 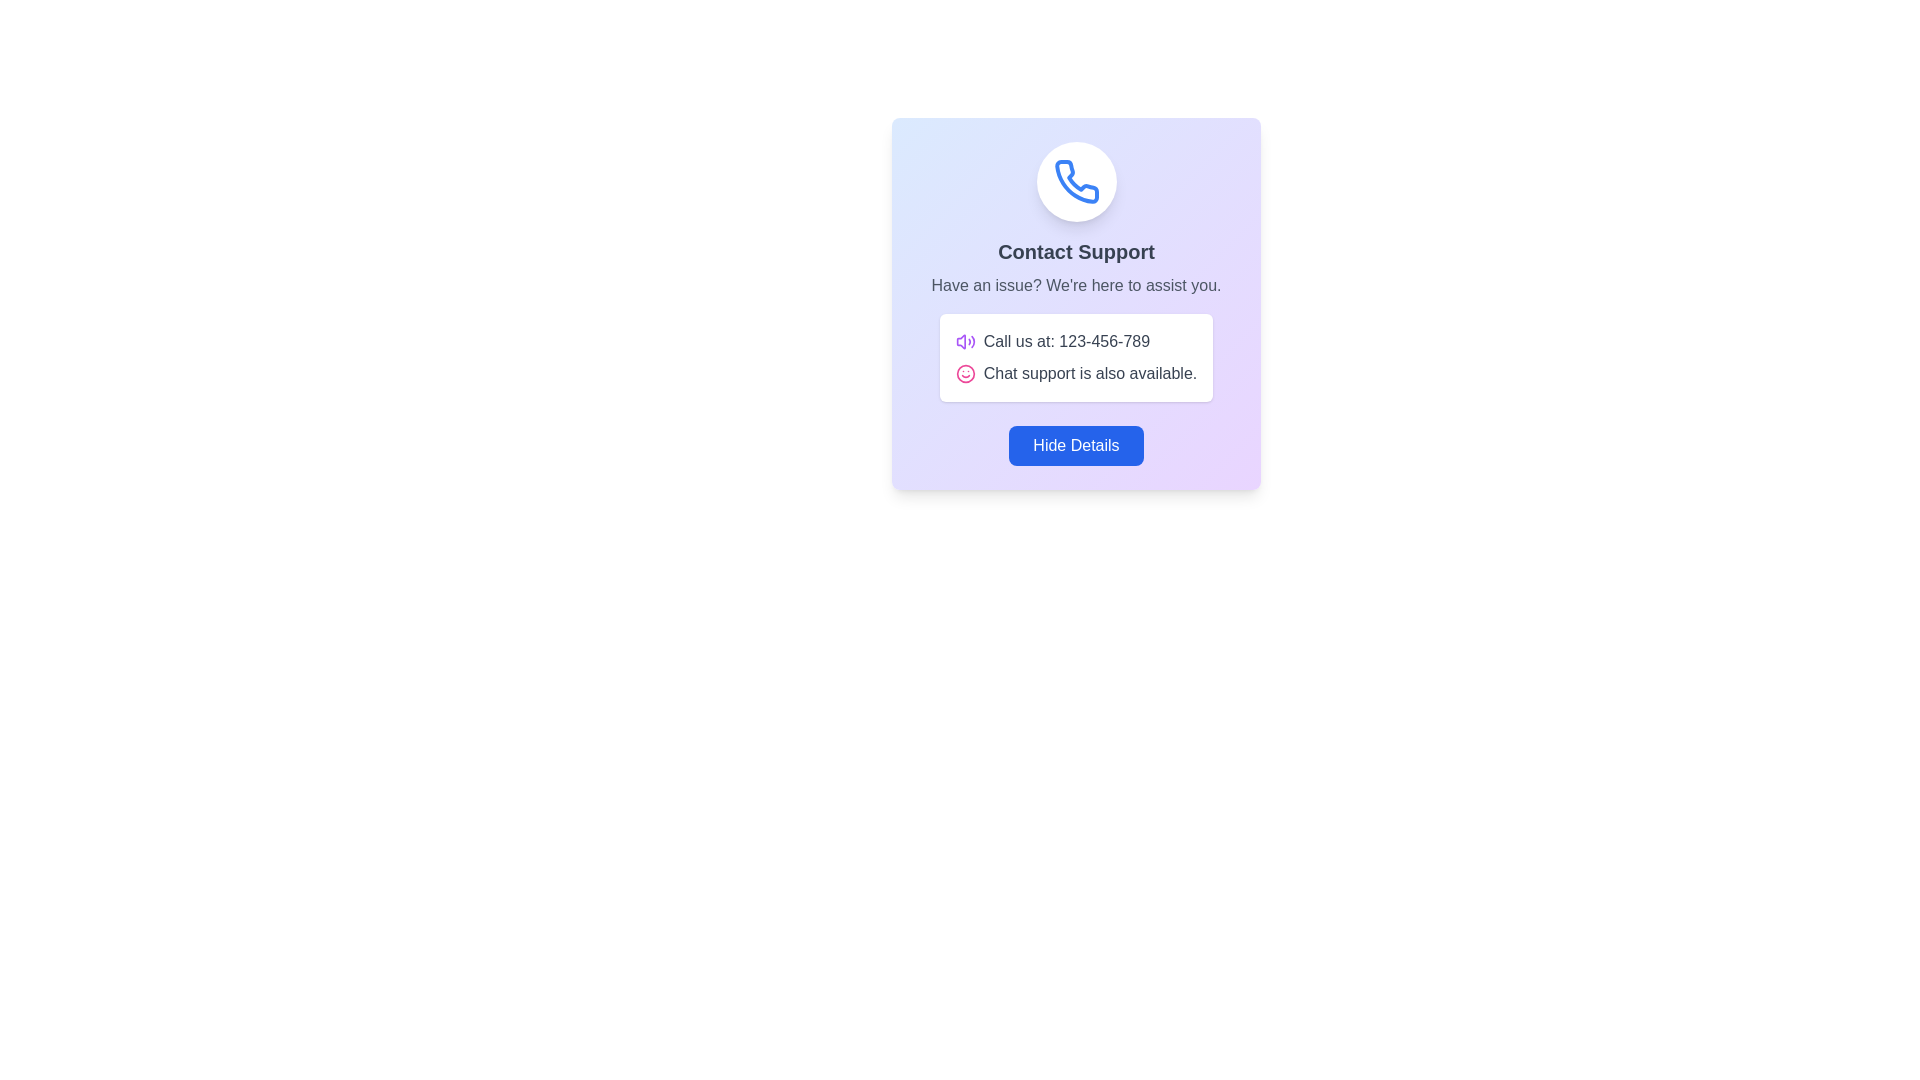 I want to click on the topmost circular icon labeled 'Contact Support' which indicates contact or support assistance, surrounded by a light purple background, so click(x=1075, y=181).